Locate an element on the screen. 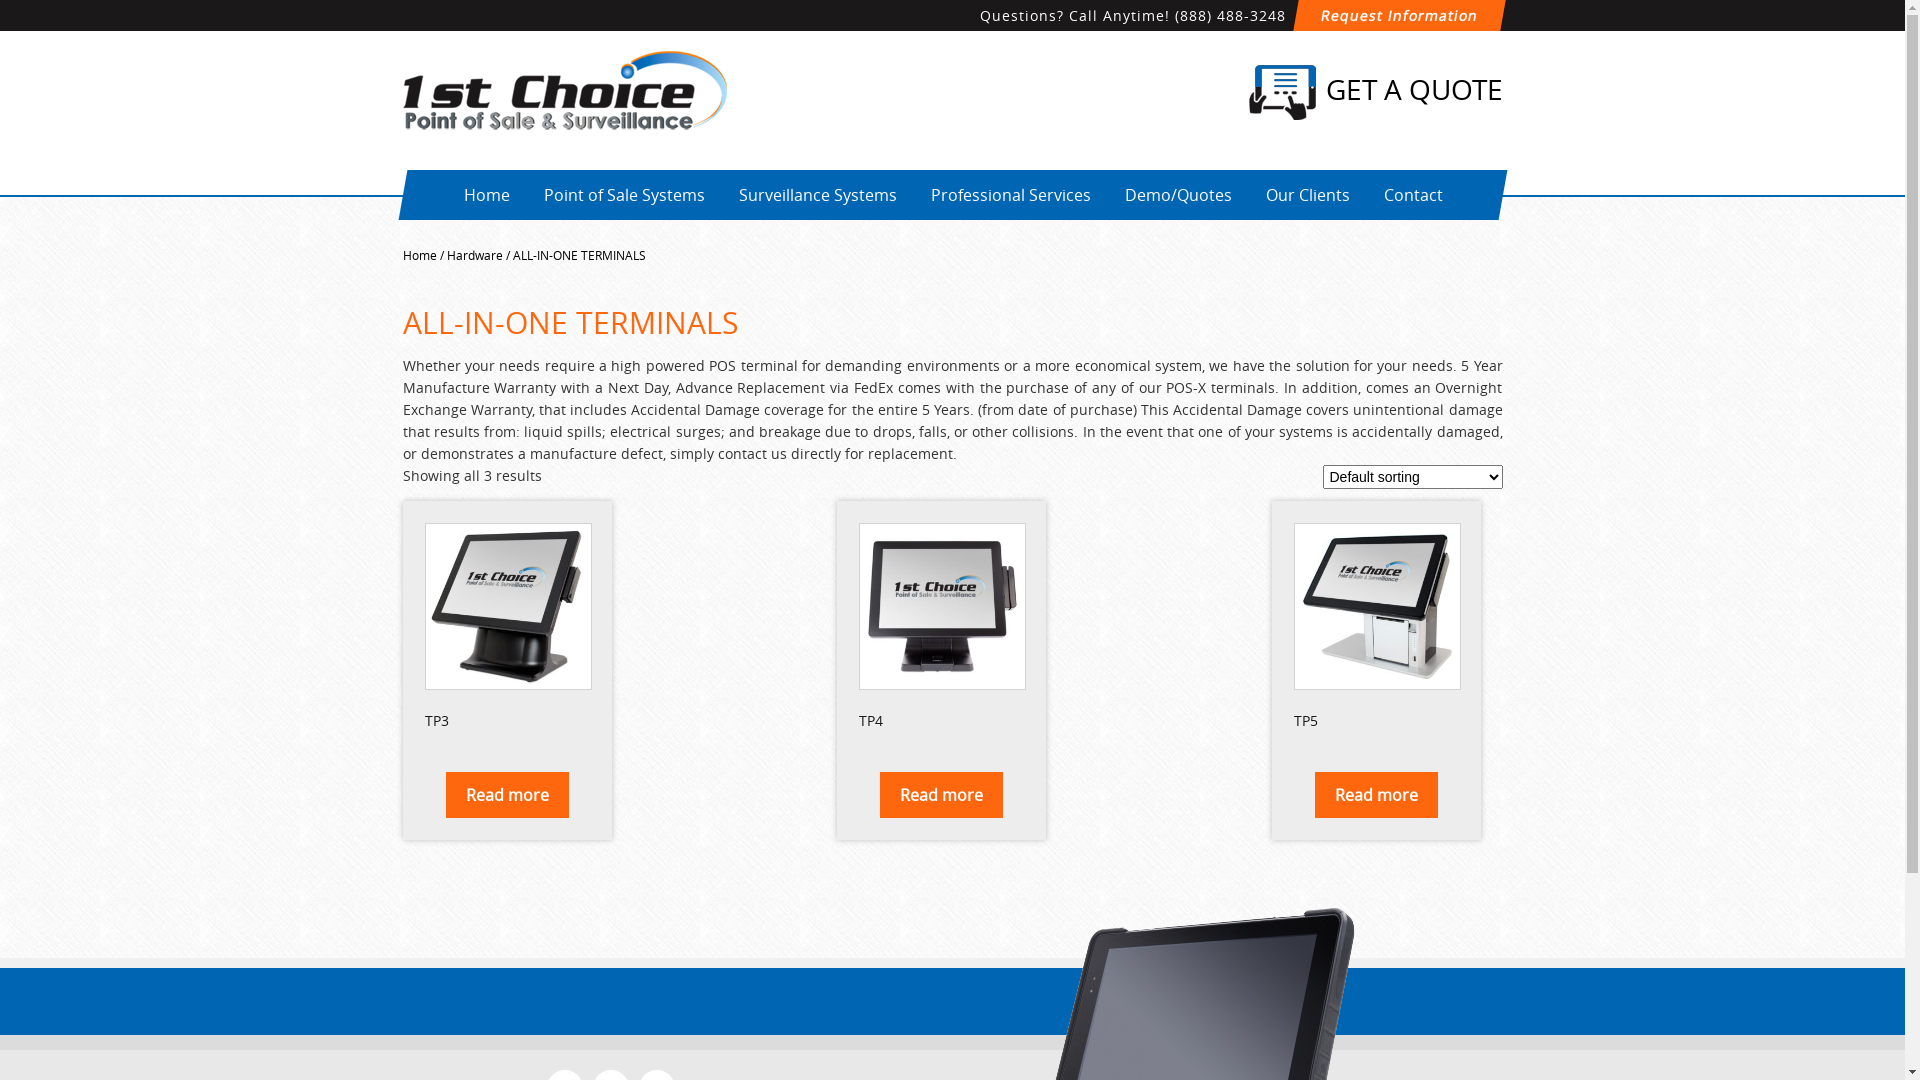 The image size is (1920, 1080). 'Read more' is located at coordinates (507, 793).